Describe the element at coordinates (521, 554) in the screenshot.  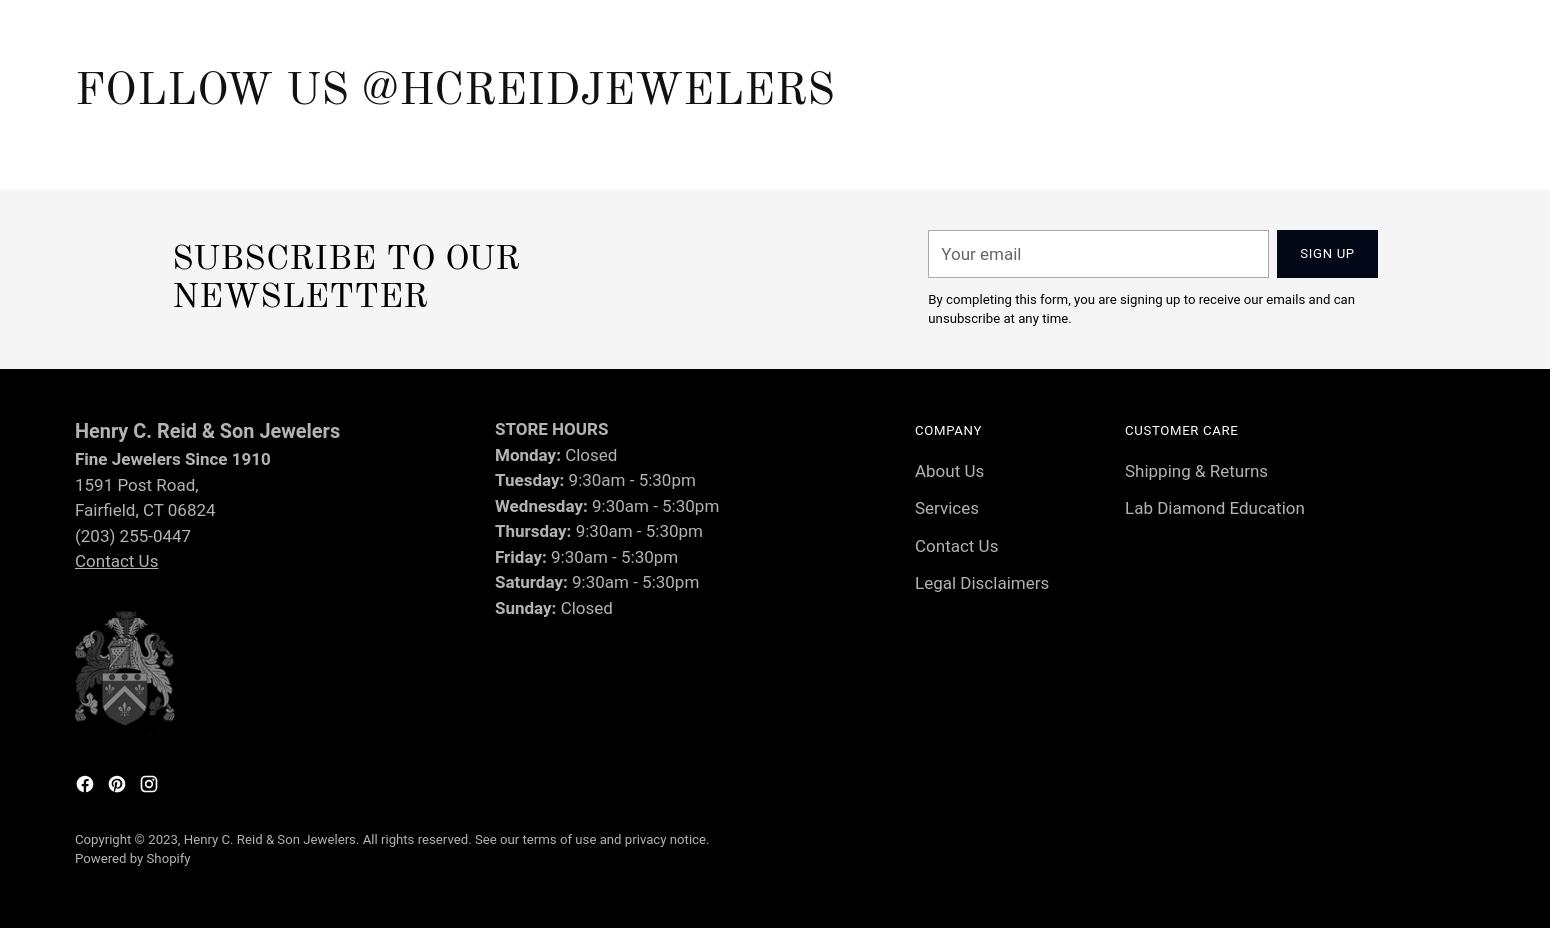
I see `'Friday:'` at that location.